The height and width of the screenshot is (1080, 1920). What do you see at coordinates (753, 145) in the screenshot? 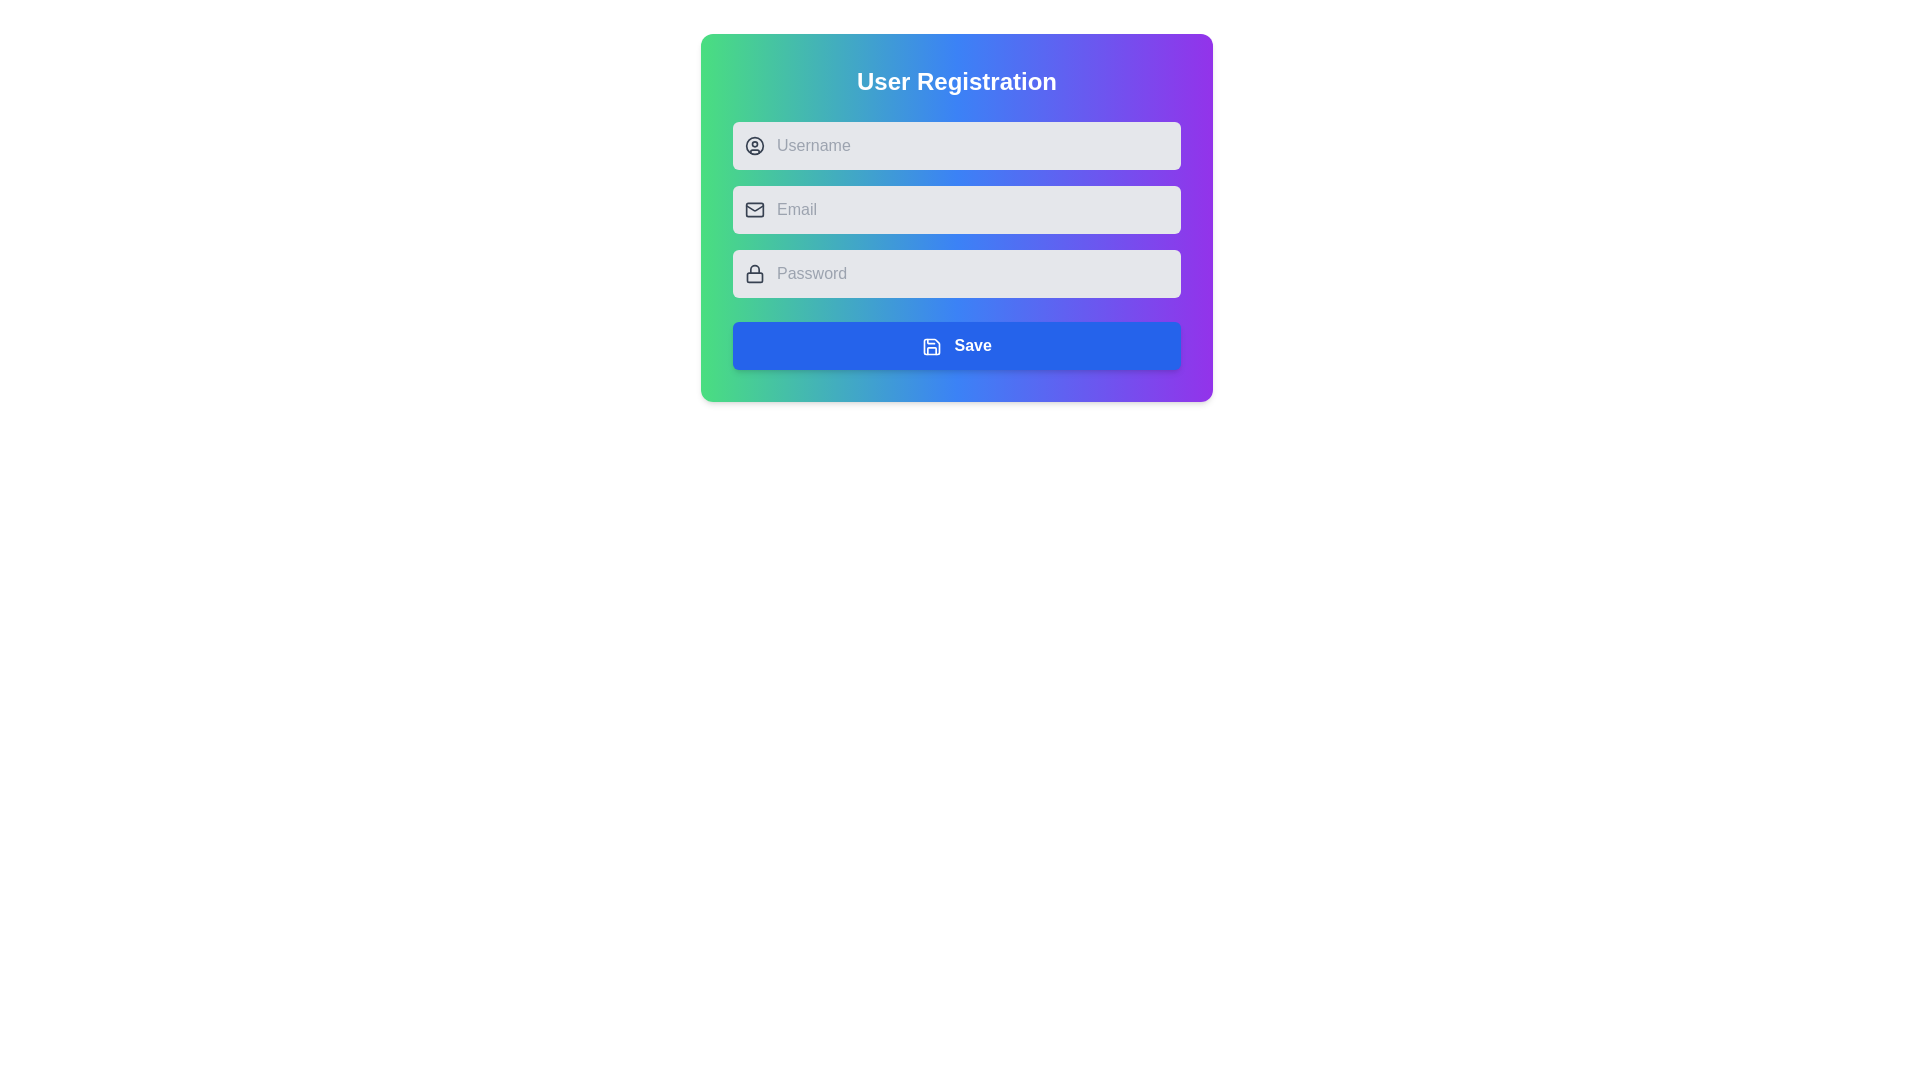
I see `the circular SVG graphic component that is part of the profile icon located next to the 'Username' input field in the user registration form` at bounding box center [753, 145].